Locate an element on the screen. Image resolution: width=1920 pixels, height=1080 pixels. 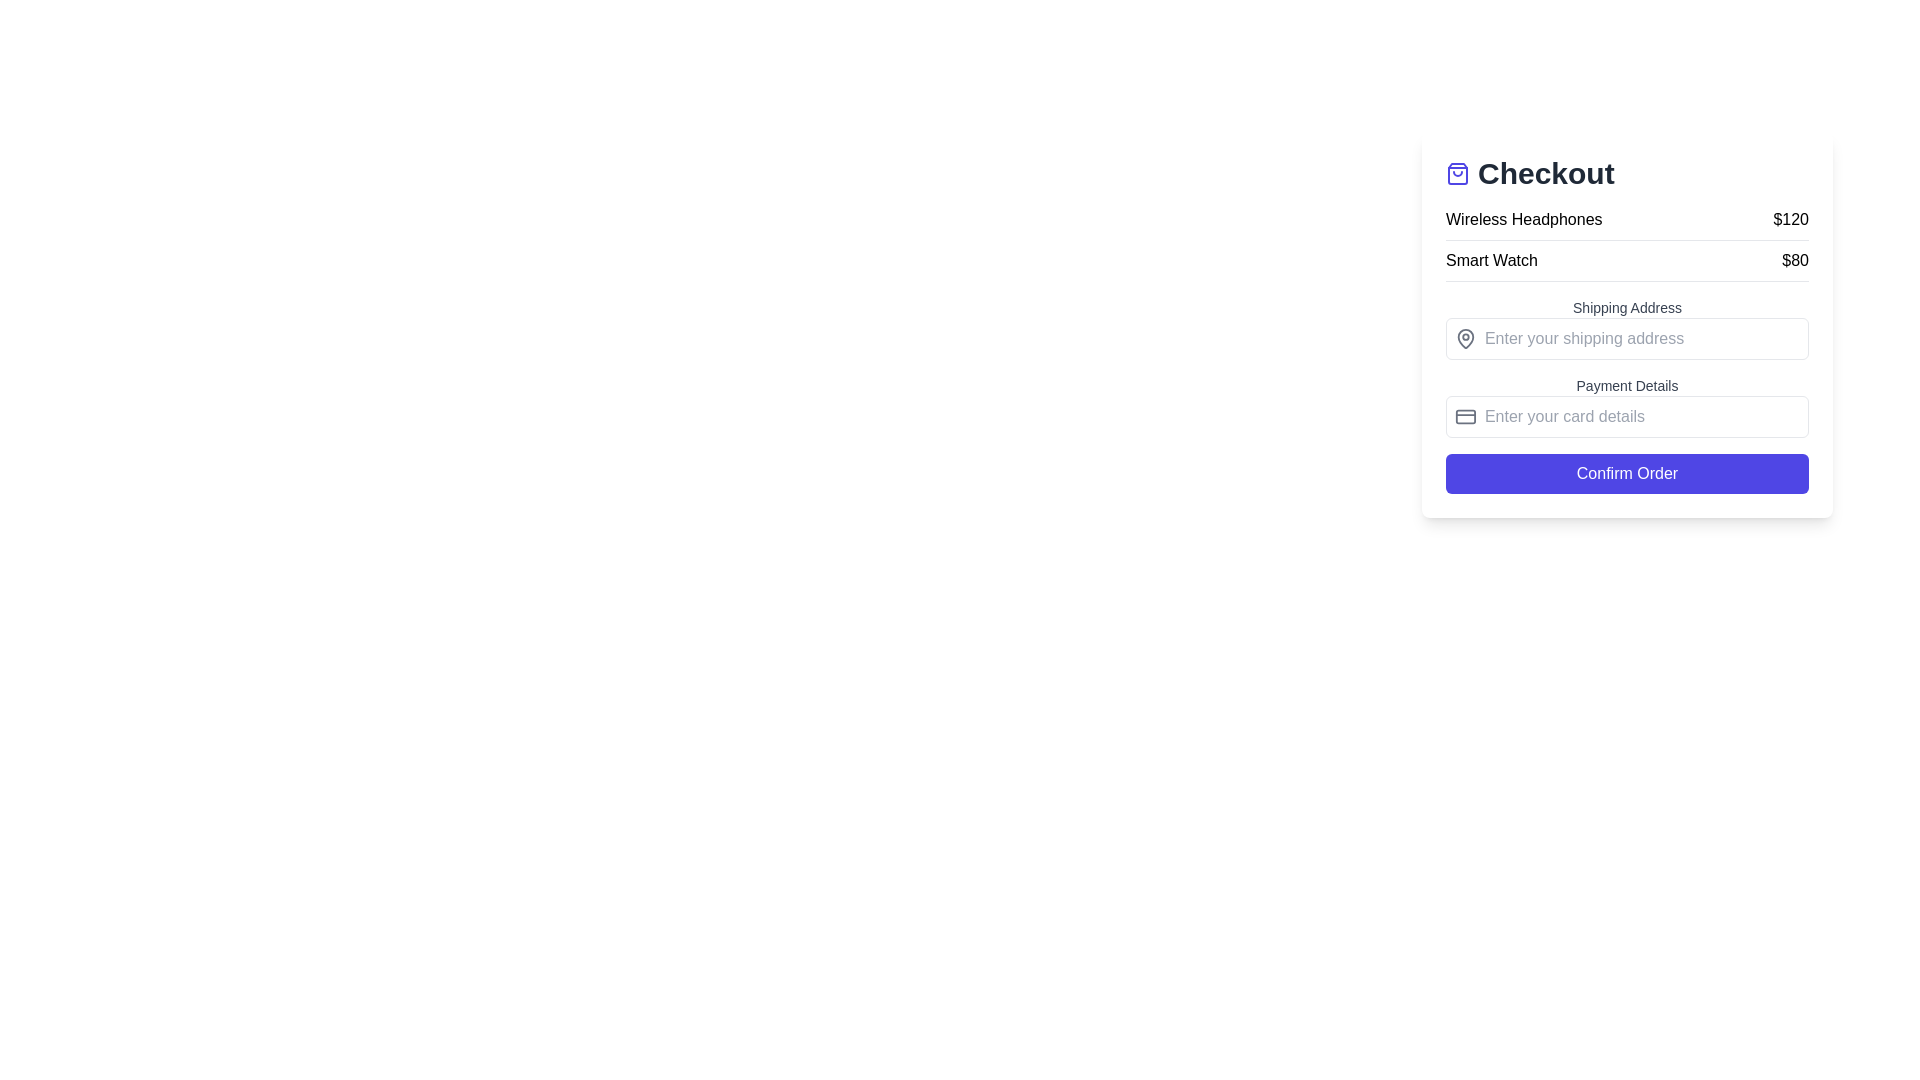
the price text label for 'Wireless Headphones' located in the checkout summary, positioned to the right of the item description is located at coordinates (1791, 219).